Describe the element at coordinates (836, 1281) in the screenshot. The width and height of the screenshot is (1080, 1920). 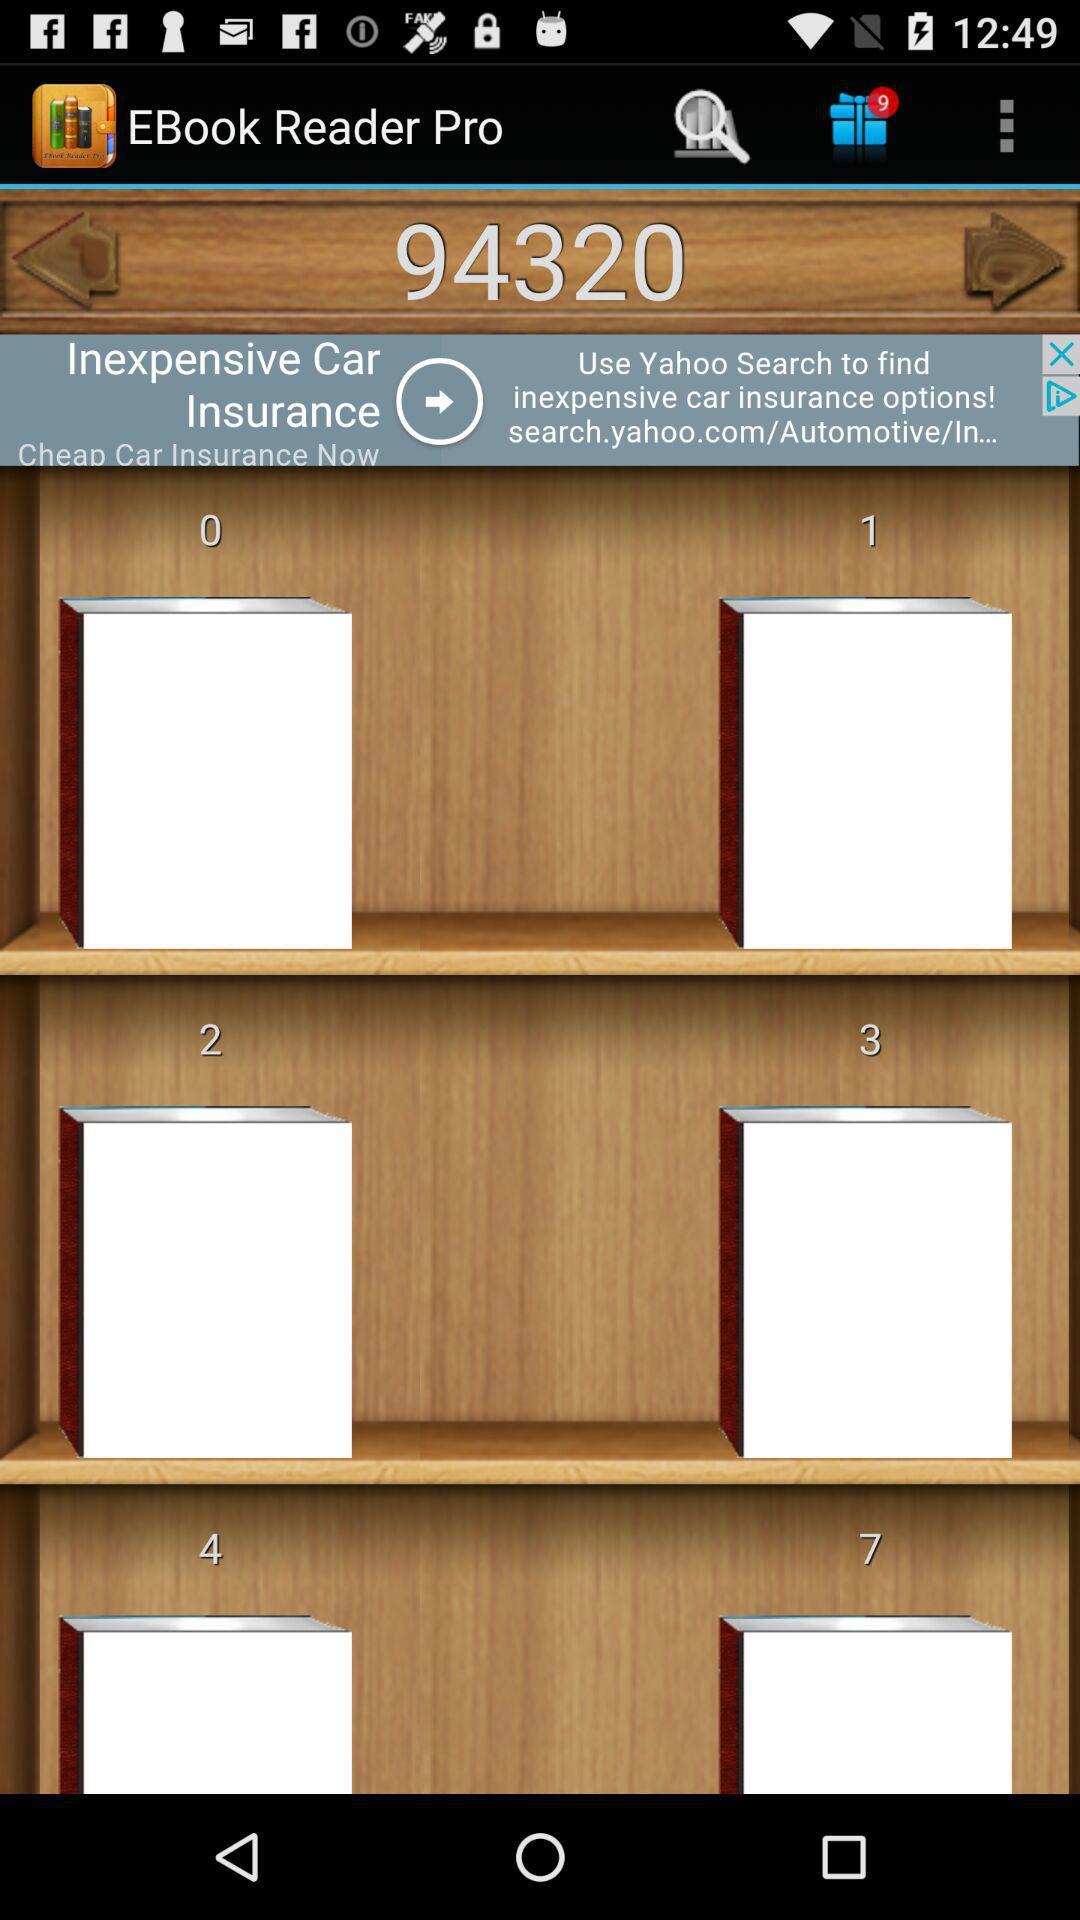
I see `the book which is below the number 3` at that location.